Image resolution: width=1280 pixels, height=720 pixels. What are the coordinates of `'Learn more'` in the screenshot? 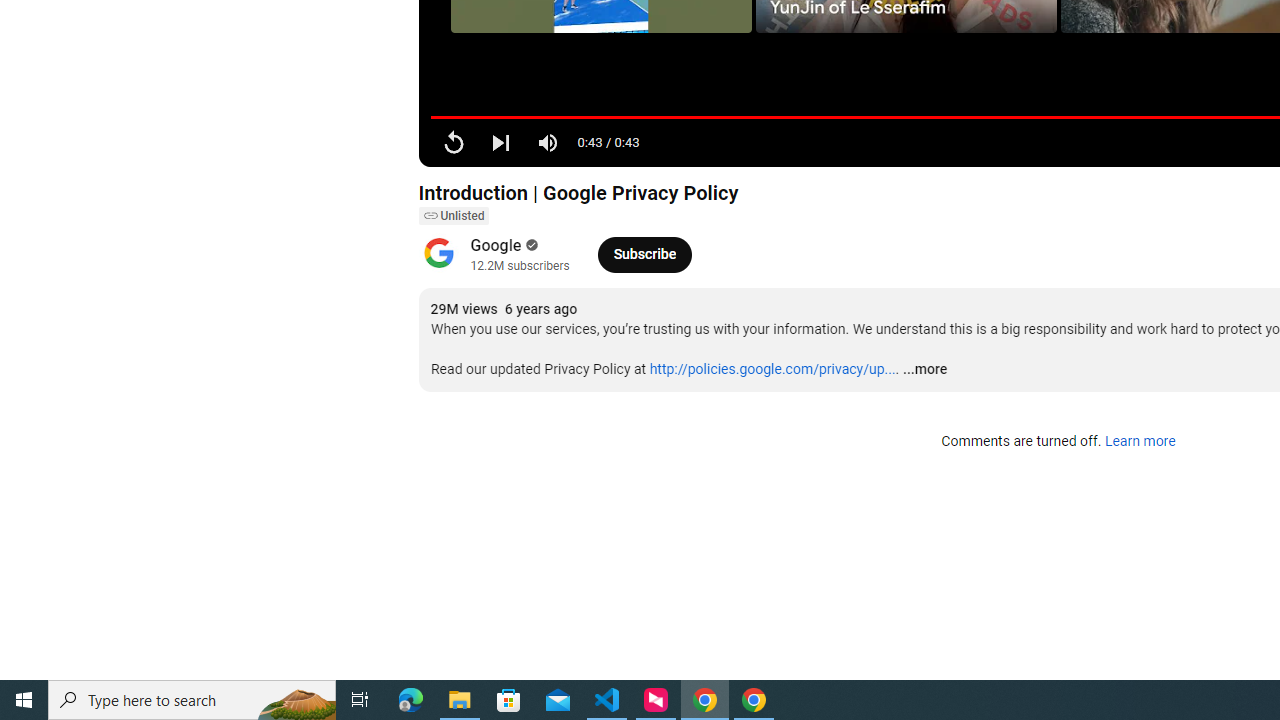 It's located at (1139, 441).